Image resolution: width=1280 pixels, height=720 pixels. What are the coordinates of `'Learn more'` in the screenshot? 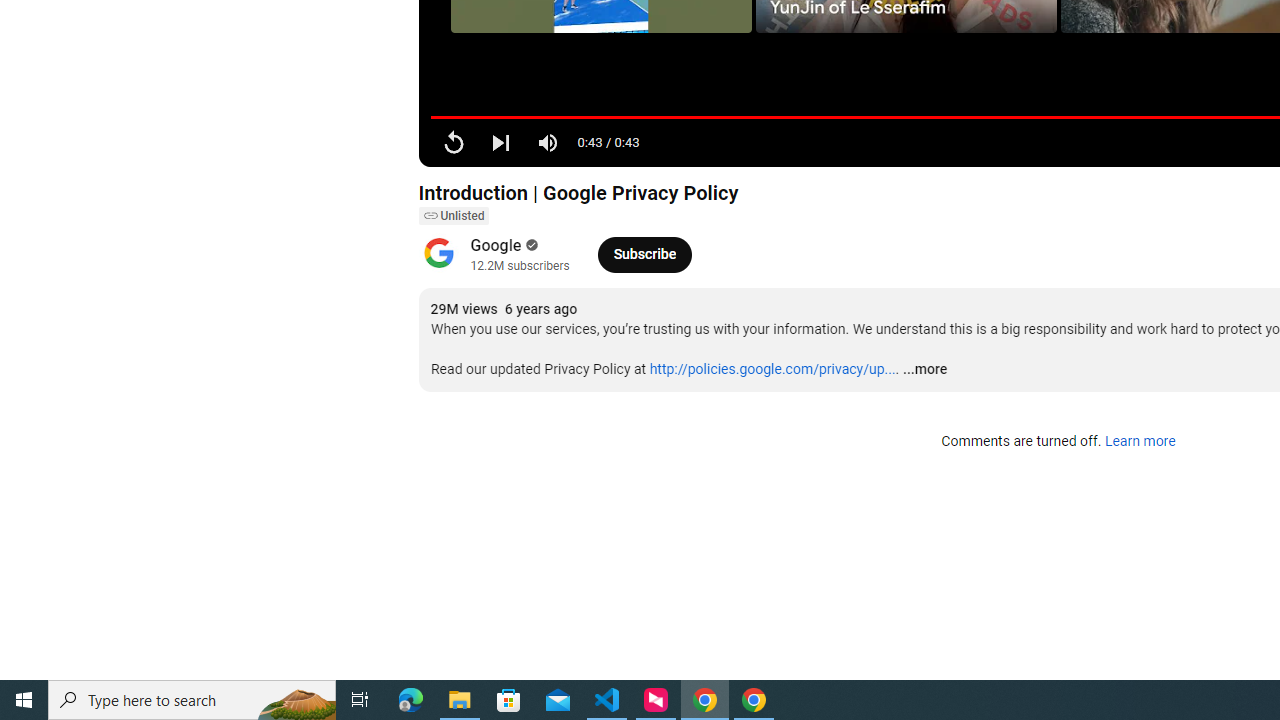 It's located at (1139, 441).